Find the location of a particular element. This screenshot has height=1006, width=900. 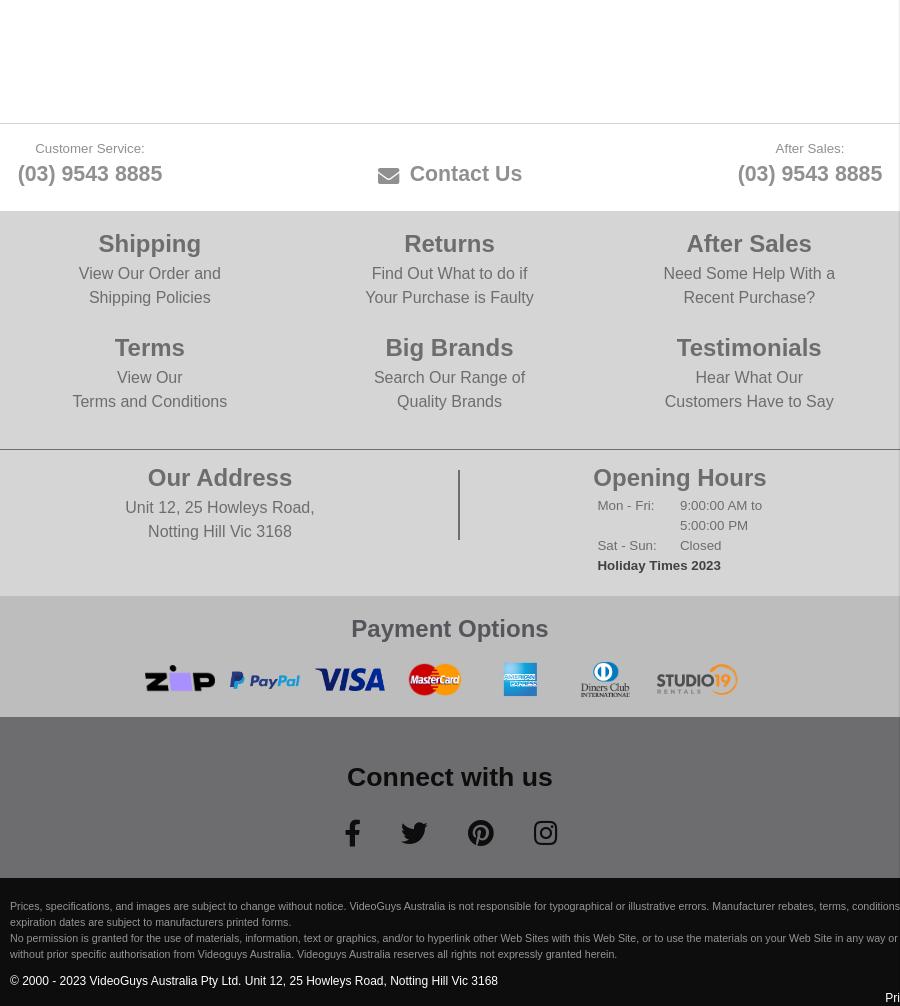

'Find Out What to do if' is located at coordinates (449, 271).